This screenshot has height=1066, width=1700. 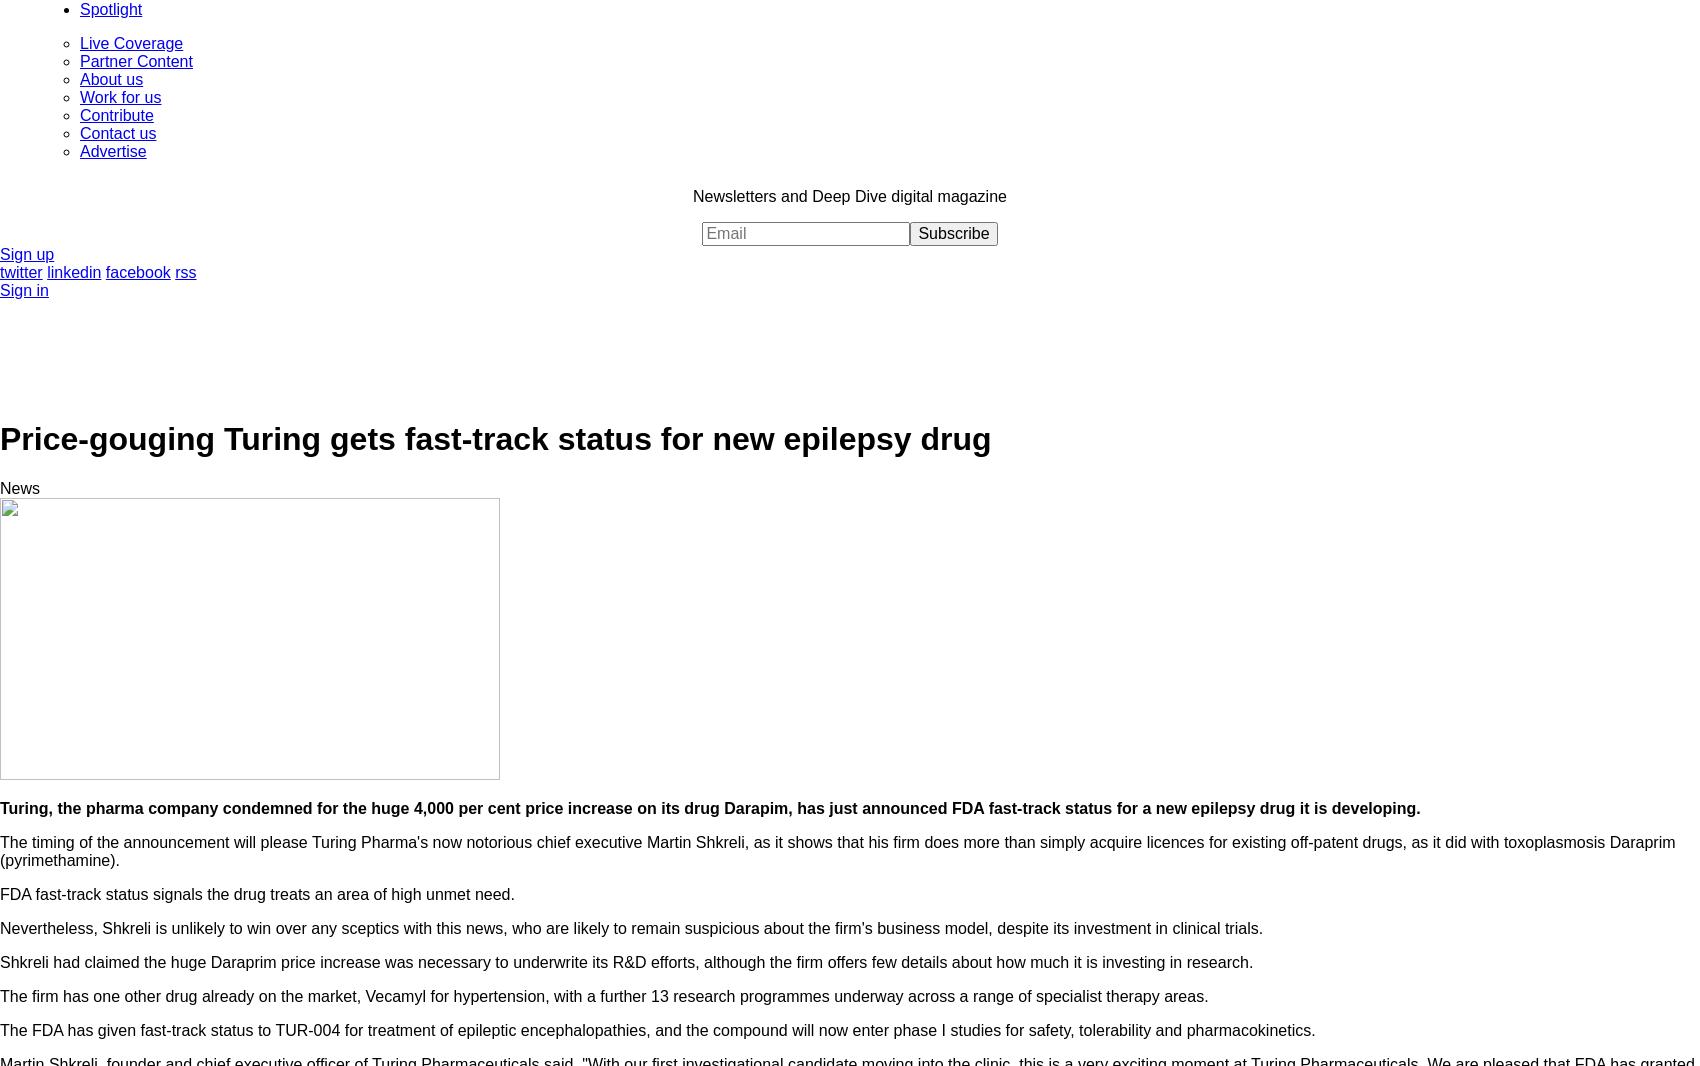 What do you see at coordinates (625, 961) in the screenshot?
I see `'Shkreli had claimed the huge Daraprim price increase was necessary to underwrite its R&D efforts, although the firm offers few details about how much it is investing in research.'` at bounding box center [625, 961].